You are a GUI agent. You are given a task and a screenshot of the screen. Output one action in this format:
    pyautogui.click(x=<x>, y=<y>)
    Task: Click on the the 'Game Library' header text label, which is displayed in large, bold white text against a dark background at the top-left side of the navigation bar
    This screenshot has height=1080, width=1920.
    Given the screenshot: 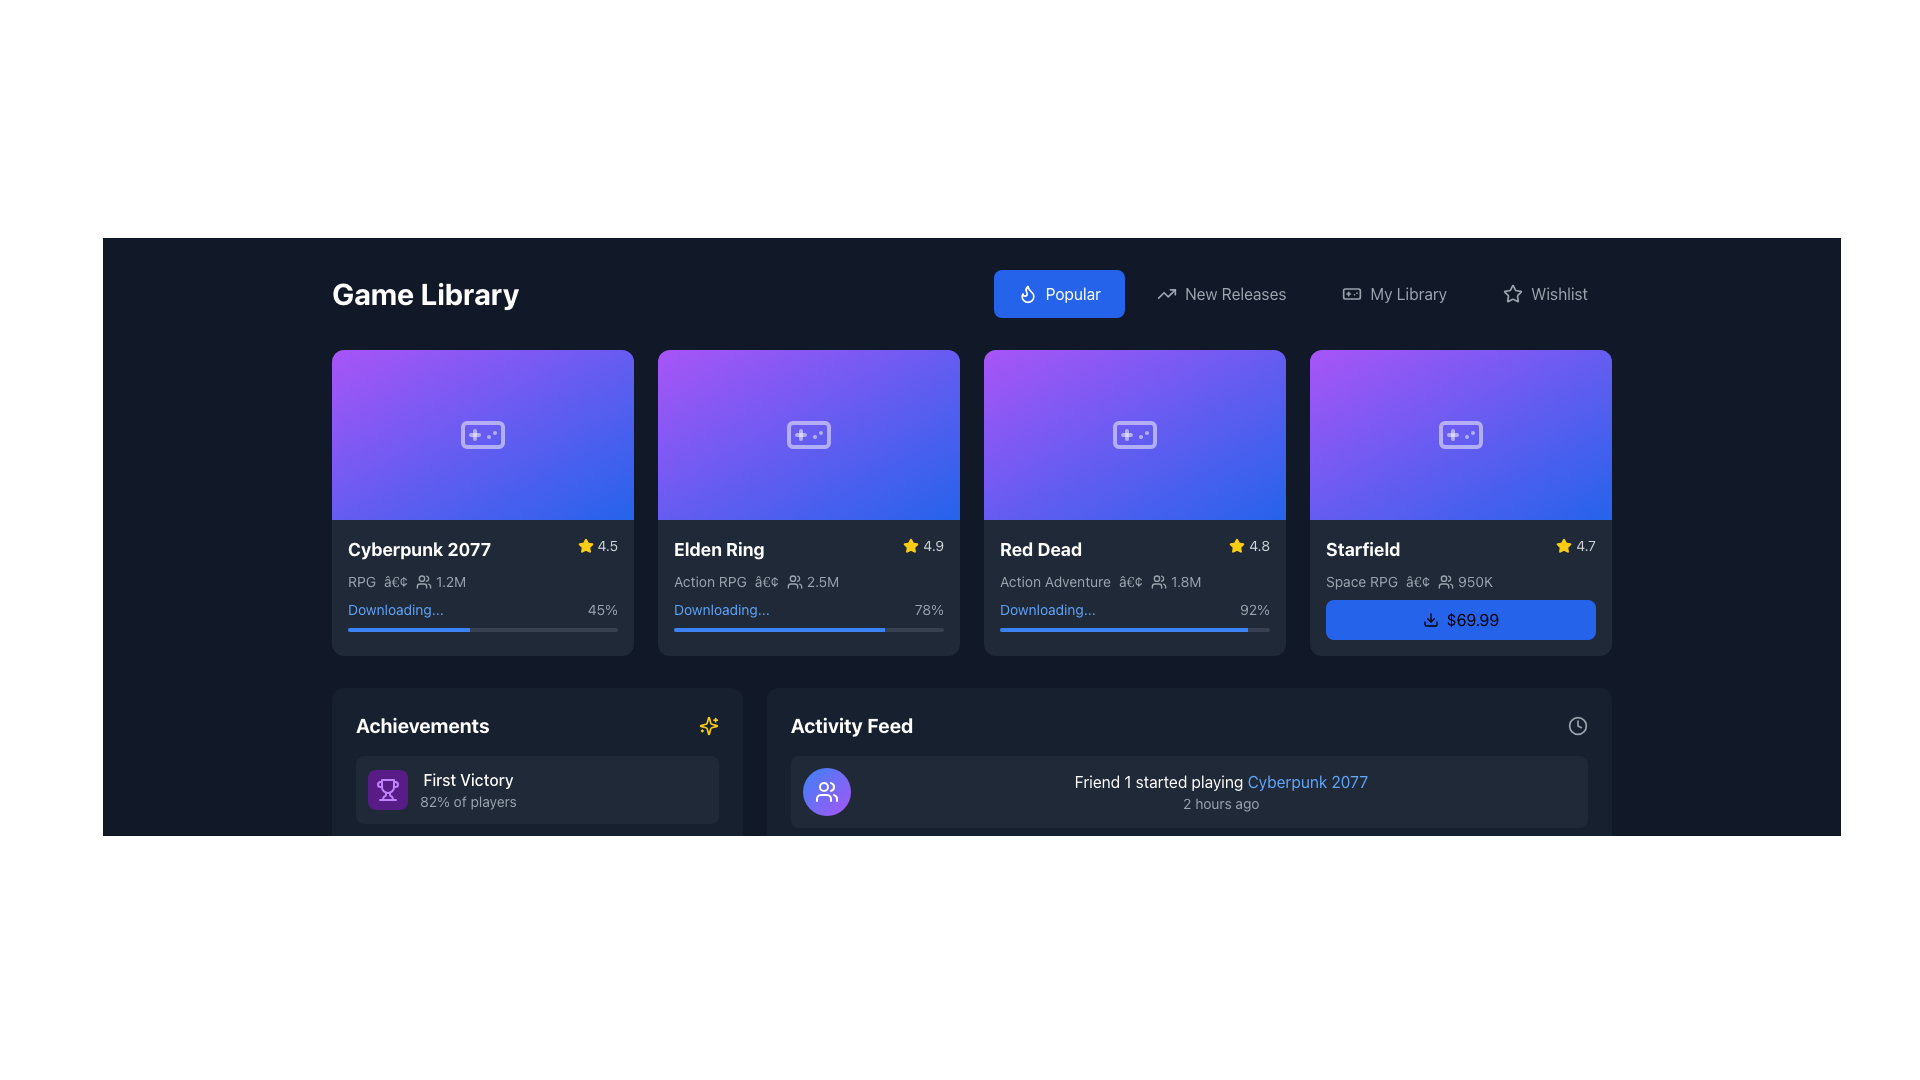 What is the action you would take?
    pyautogui.click(x=424, y=293)
    